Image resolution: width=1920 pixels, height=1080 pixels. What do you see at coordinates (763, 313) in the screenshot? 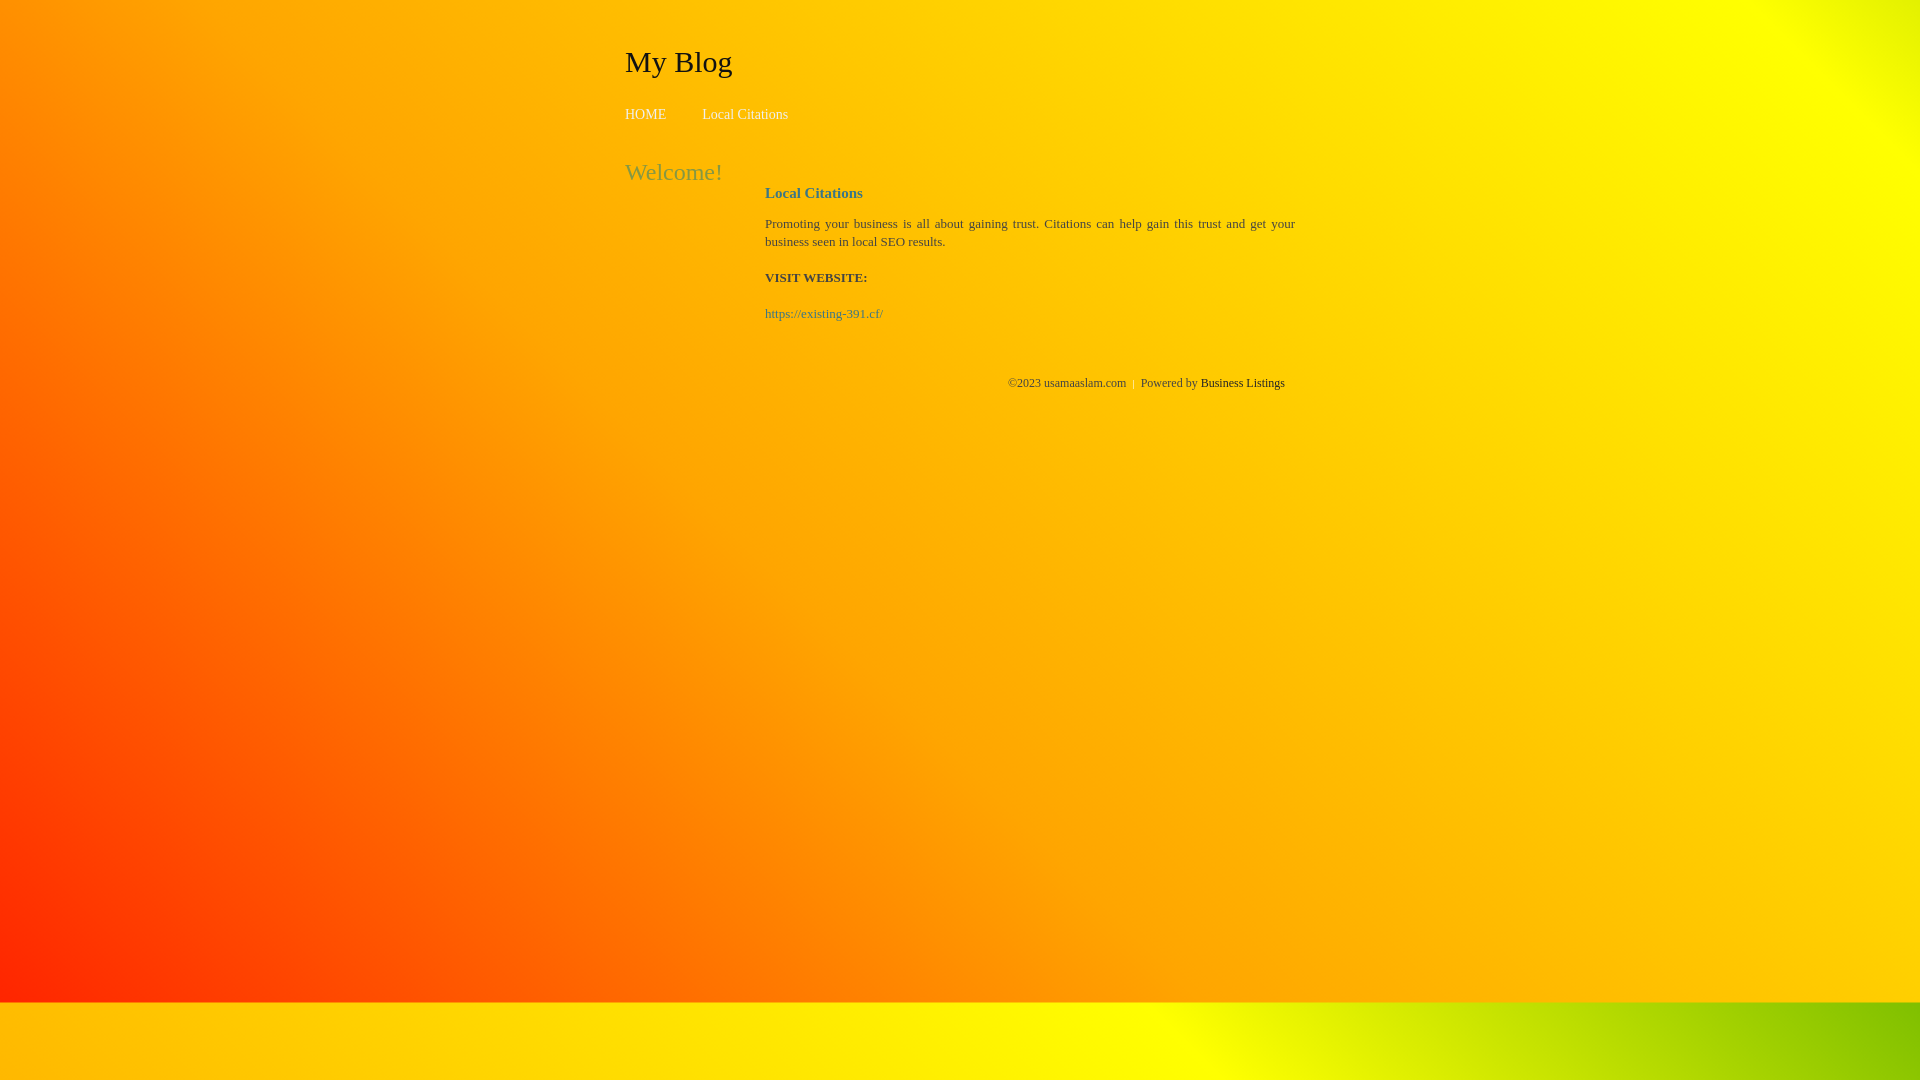
I see `'https://existing-391.cf/'` at bounding box center [763, 313].